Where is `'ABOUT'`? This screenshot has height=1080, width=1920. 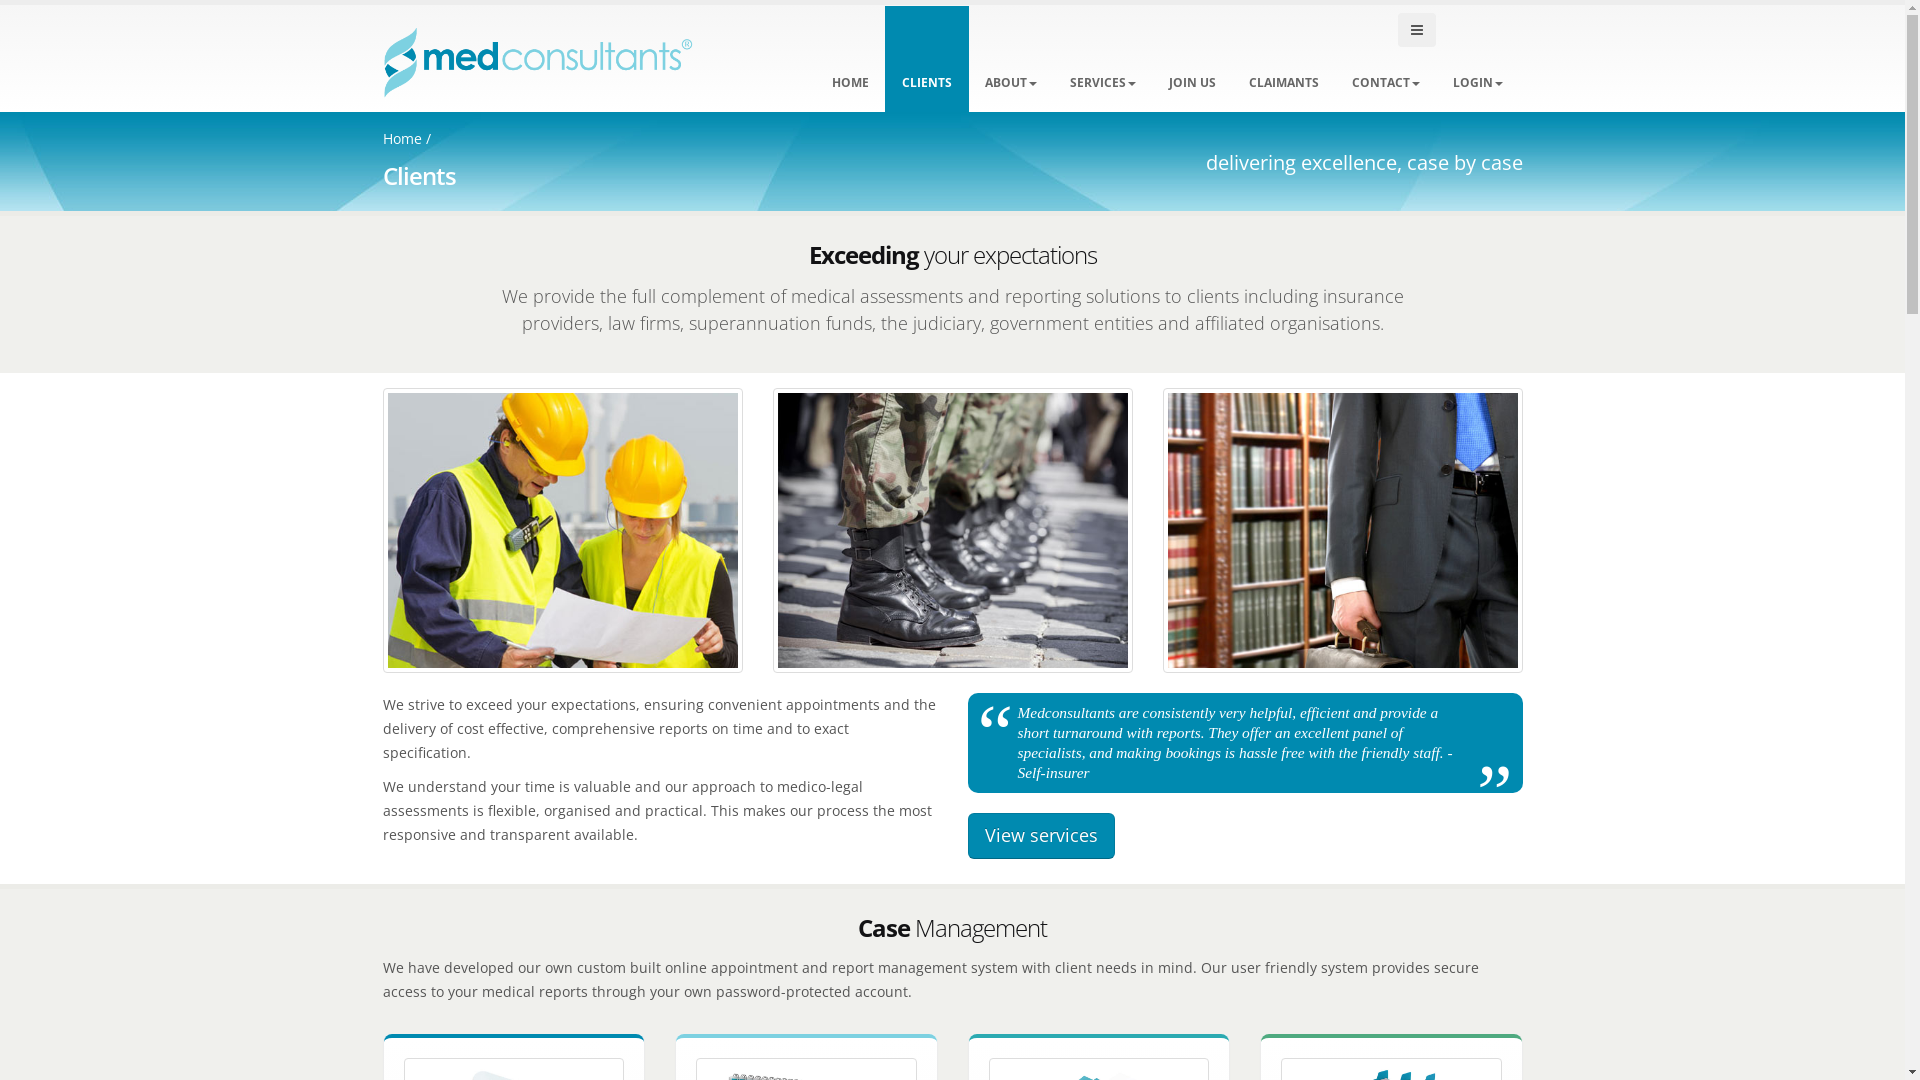
'ABOUT' is located at coordinates (968, 58).